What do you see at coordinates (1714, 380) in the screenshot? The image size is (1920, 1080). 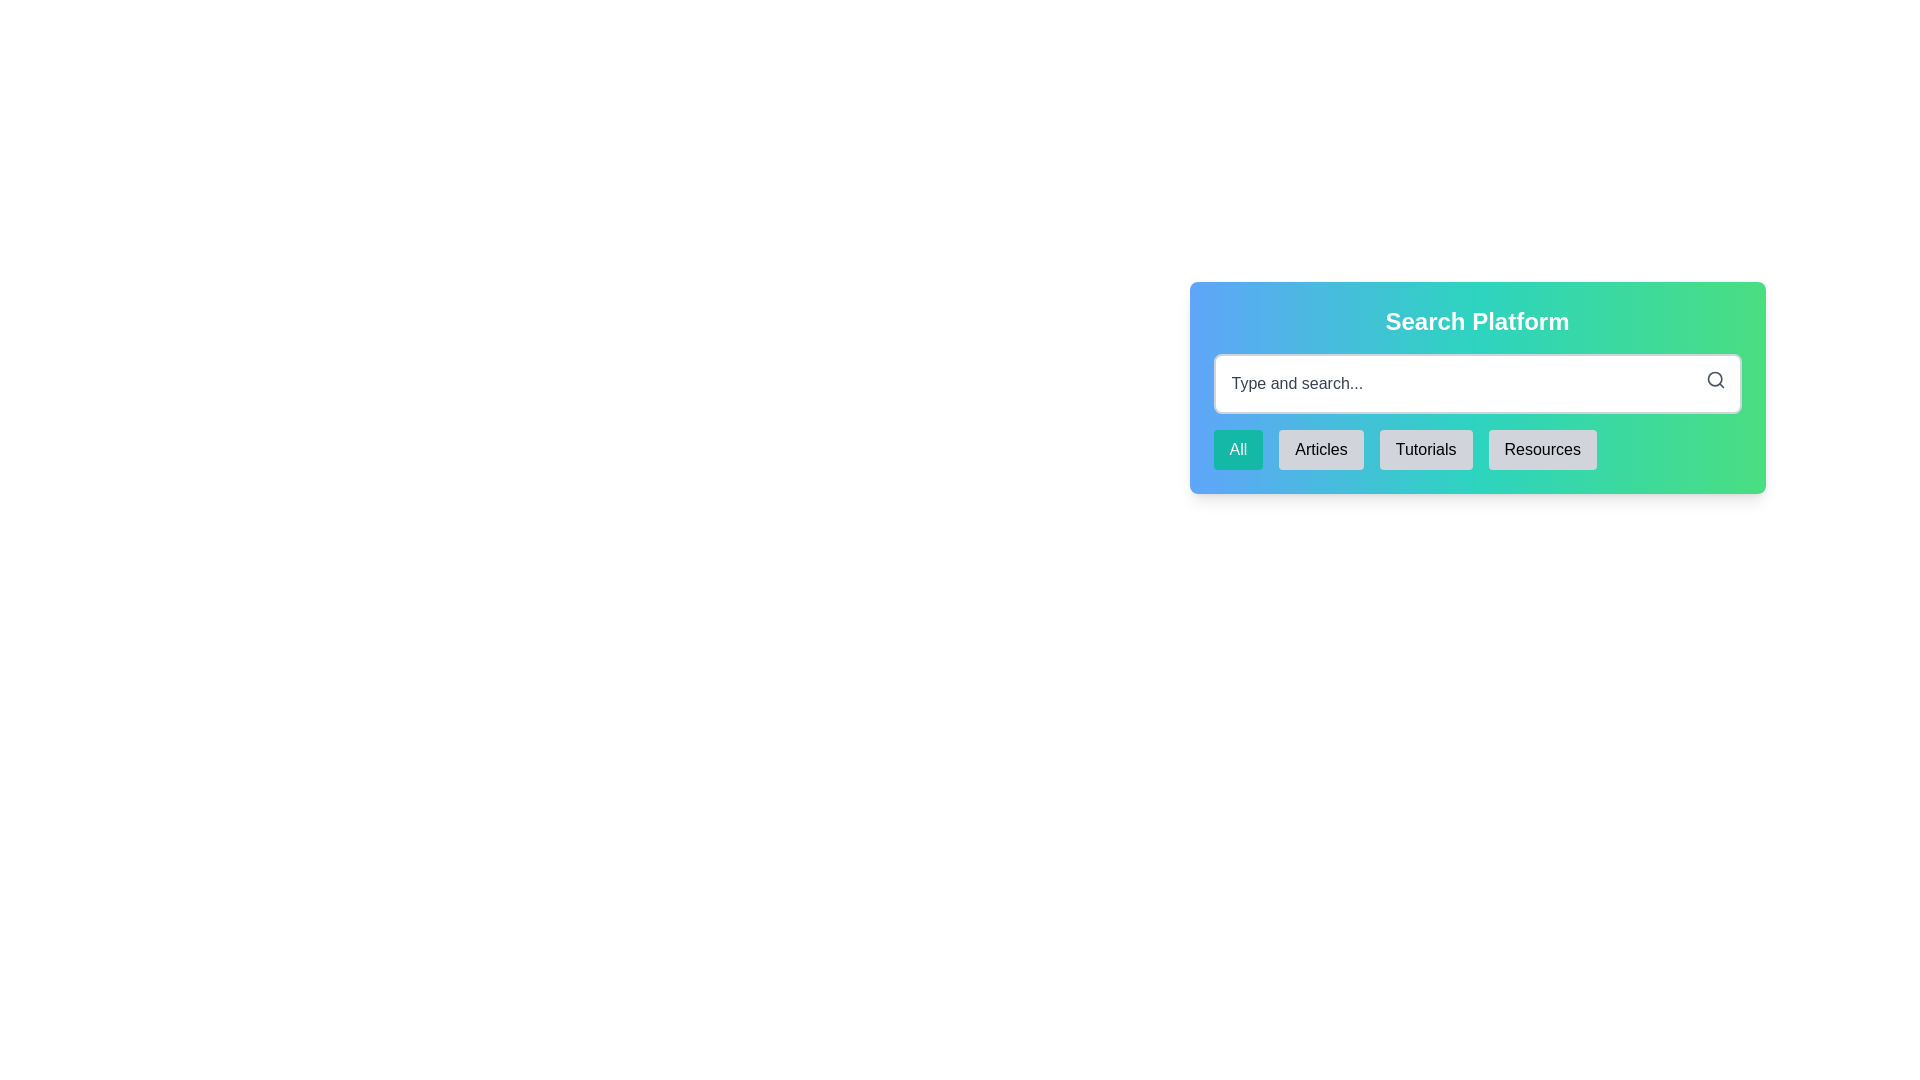 I see `the circular magnifying glass icon button located in the top-right corner of the input field labeled 'Type and search...'` at bounding box center [1714, 380].